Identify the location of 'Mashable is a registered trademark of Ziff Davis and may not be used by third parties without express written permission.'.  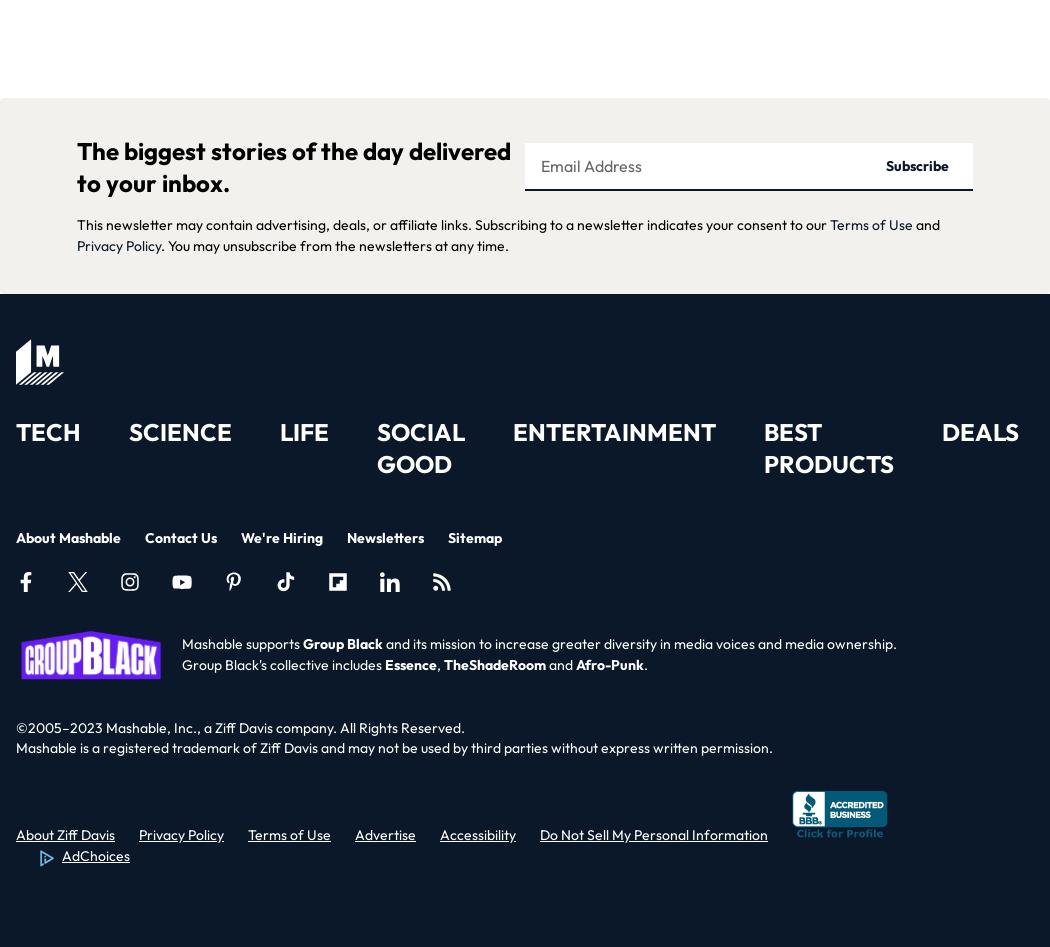
(394, 747).